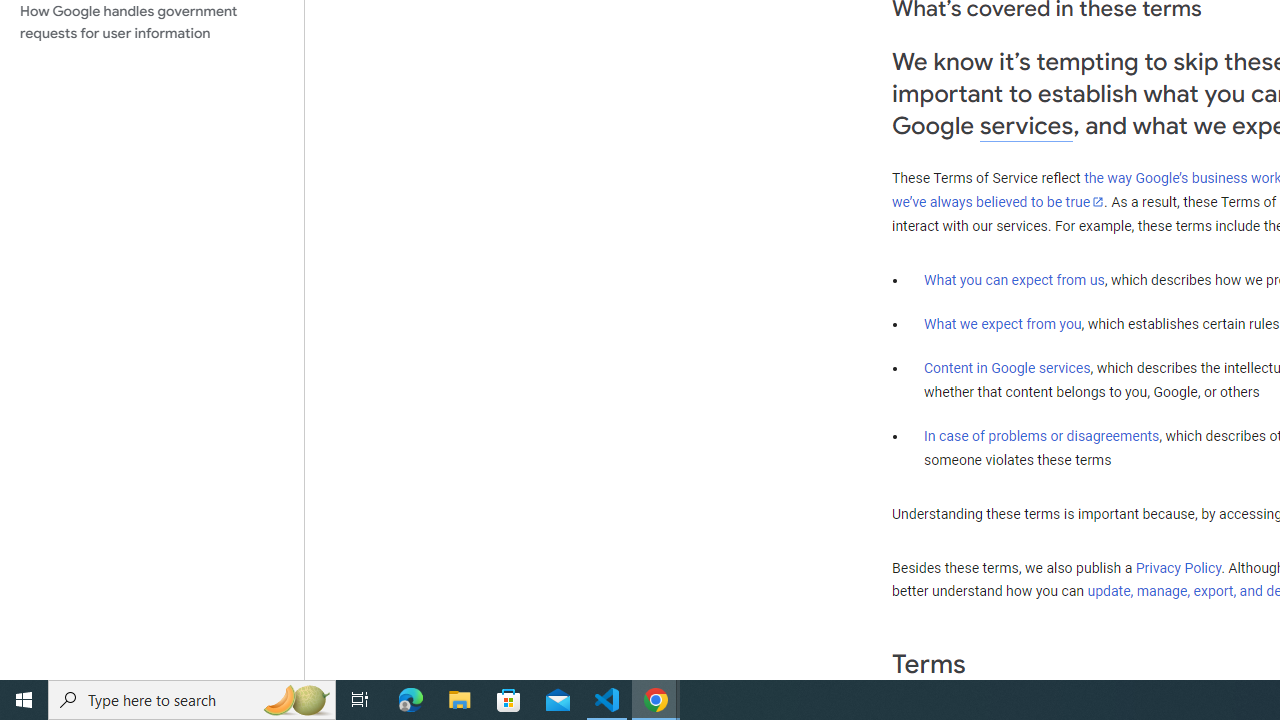 This screenshot has width=1280, height=720. Describe the element at coordinates (1026, 125) in the screenshot. I see `'services'` at that location.